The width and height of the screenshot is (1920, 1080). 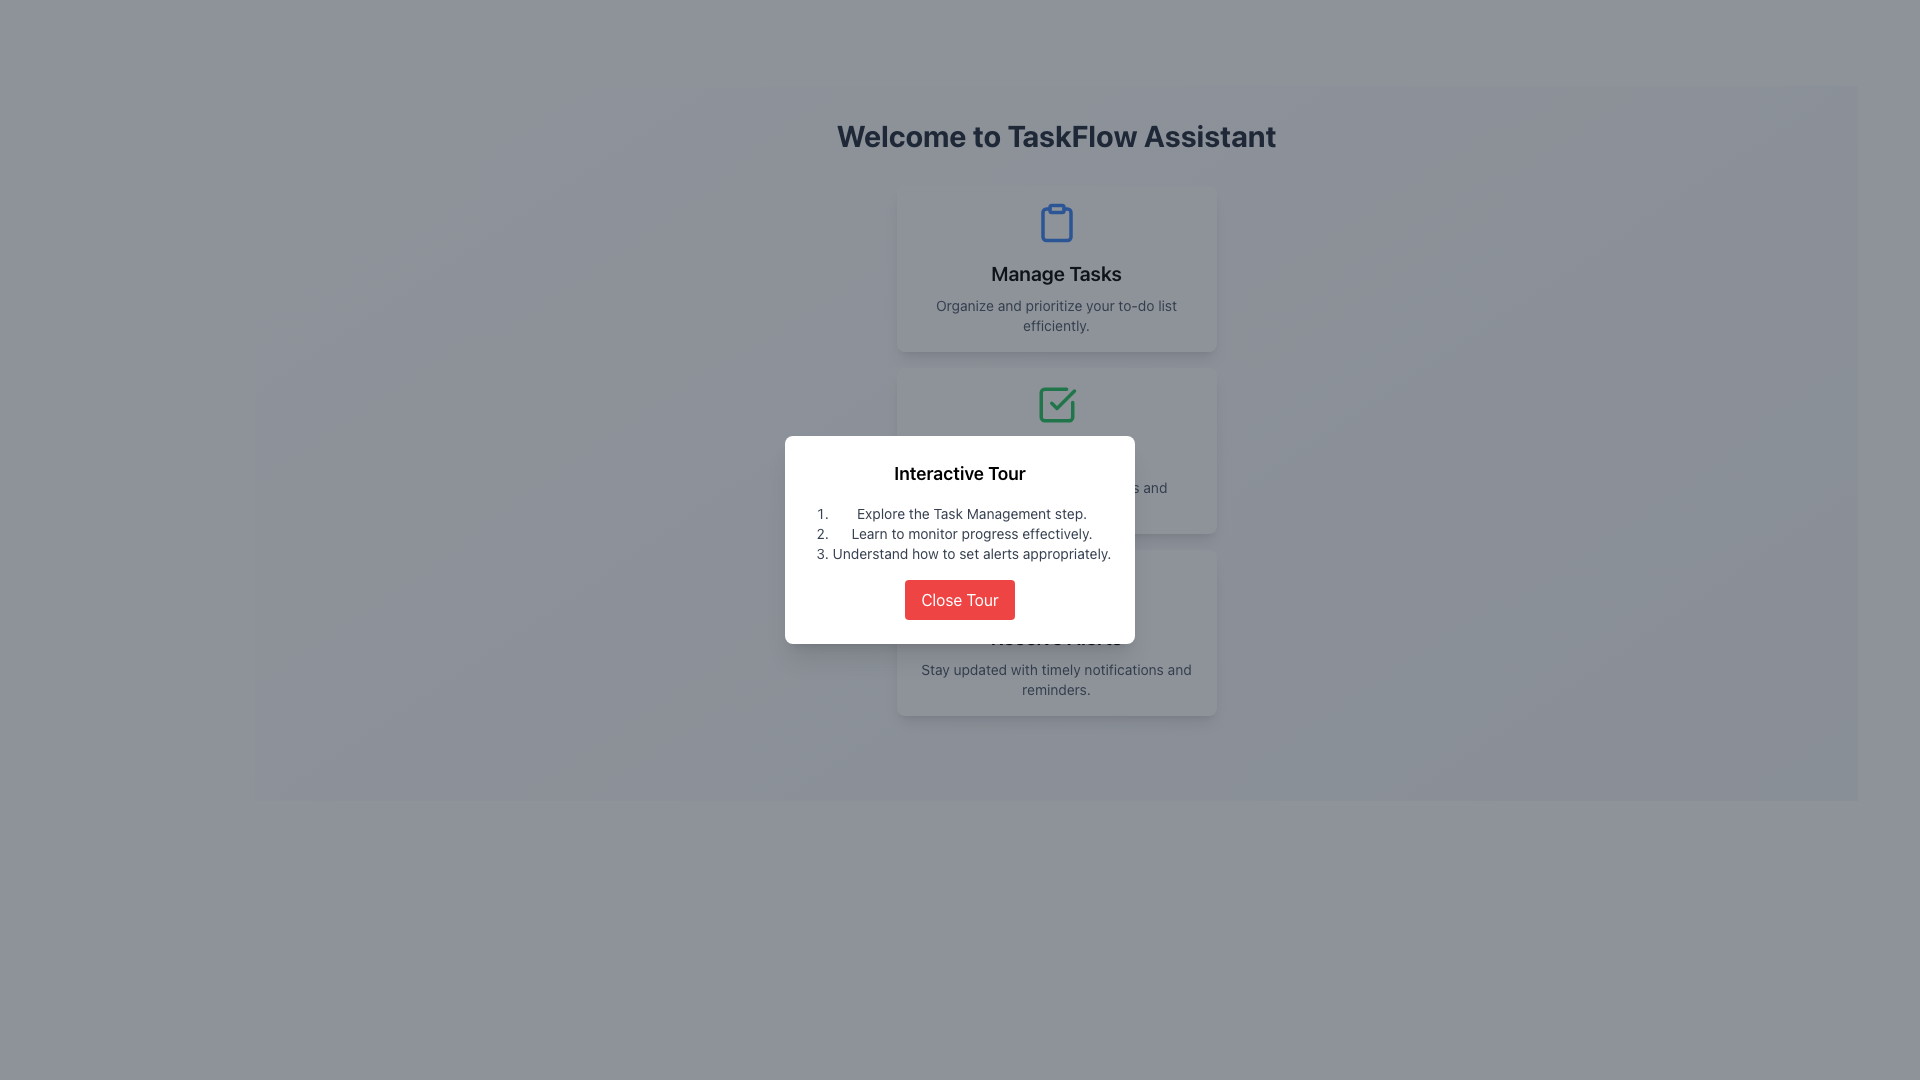 I want to click on the prominently styled text label with the content 'Interactive Tour', which is a header within the modal box, so click(x=960, y=474).